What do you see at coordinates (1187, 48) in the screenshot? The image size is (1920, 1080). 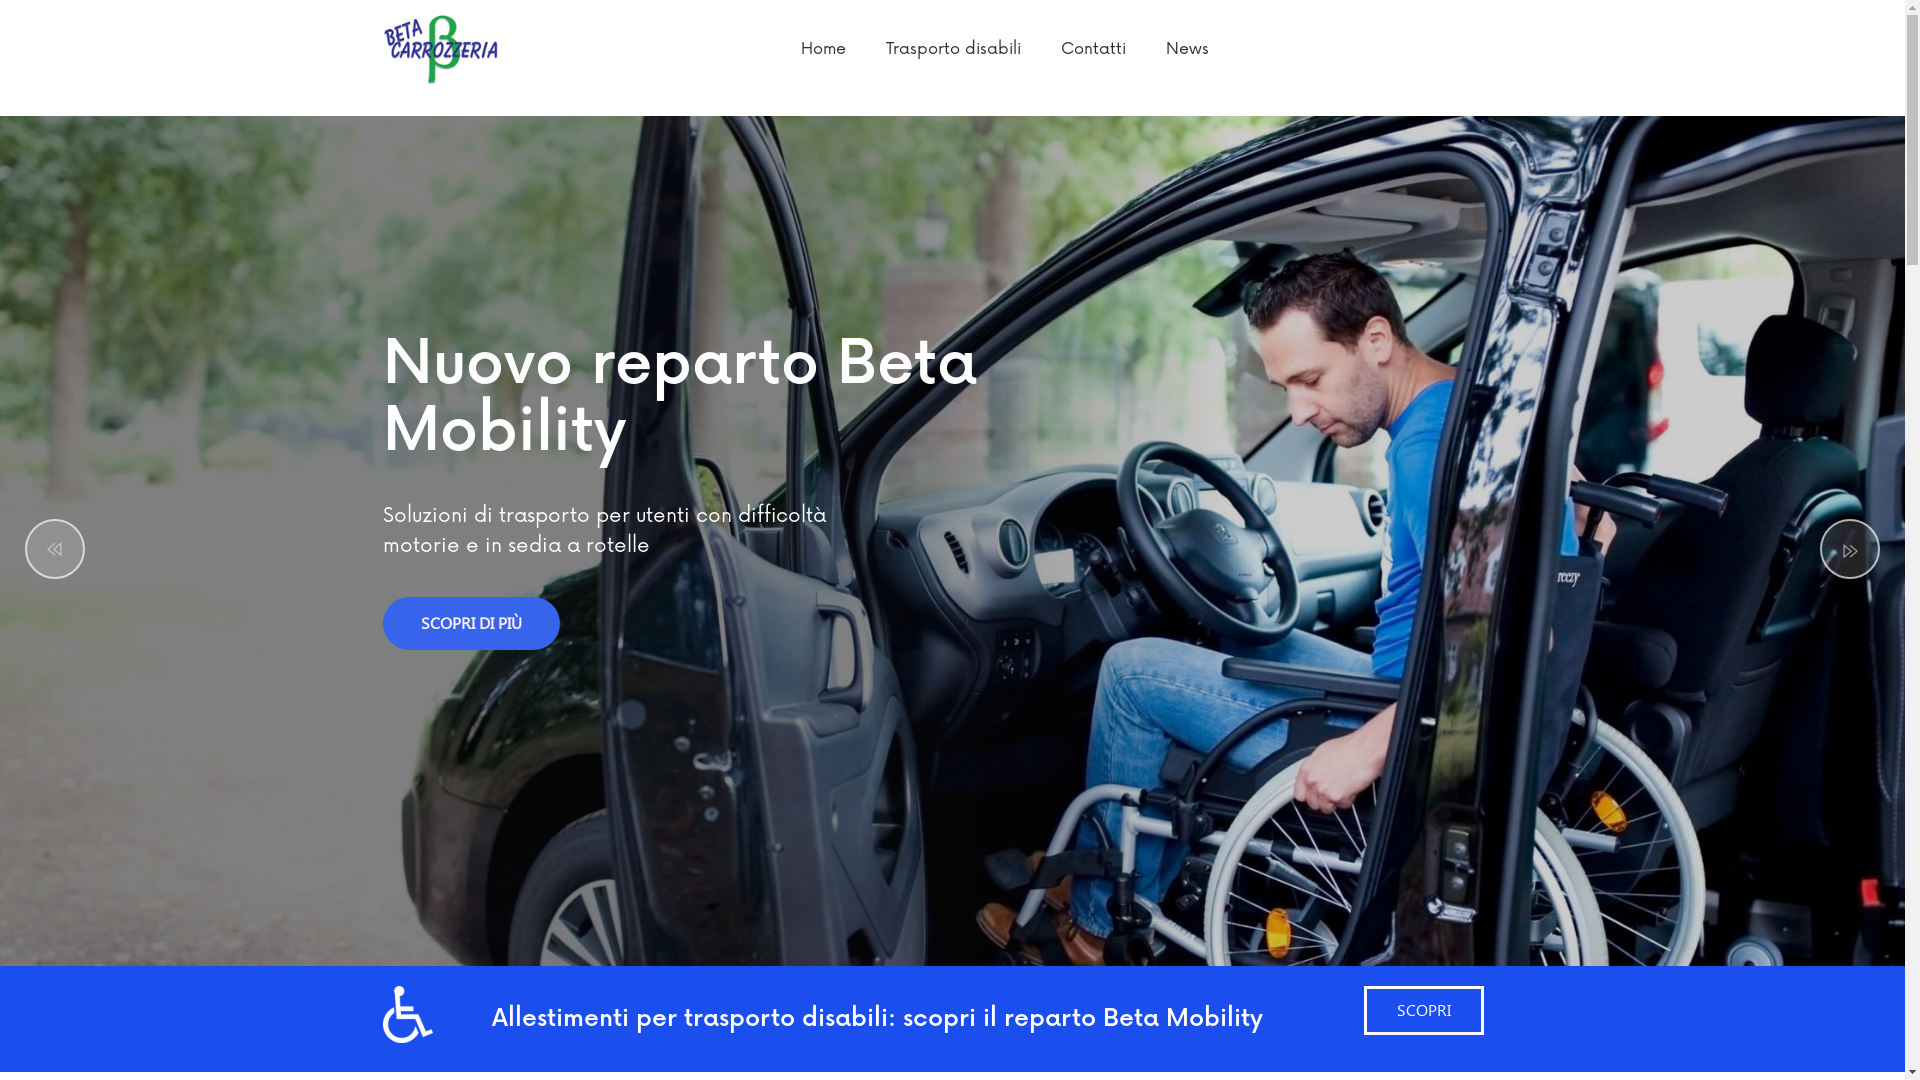 I see `'News'` at bounding box center [1187, 48].